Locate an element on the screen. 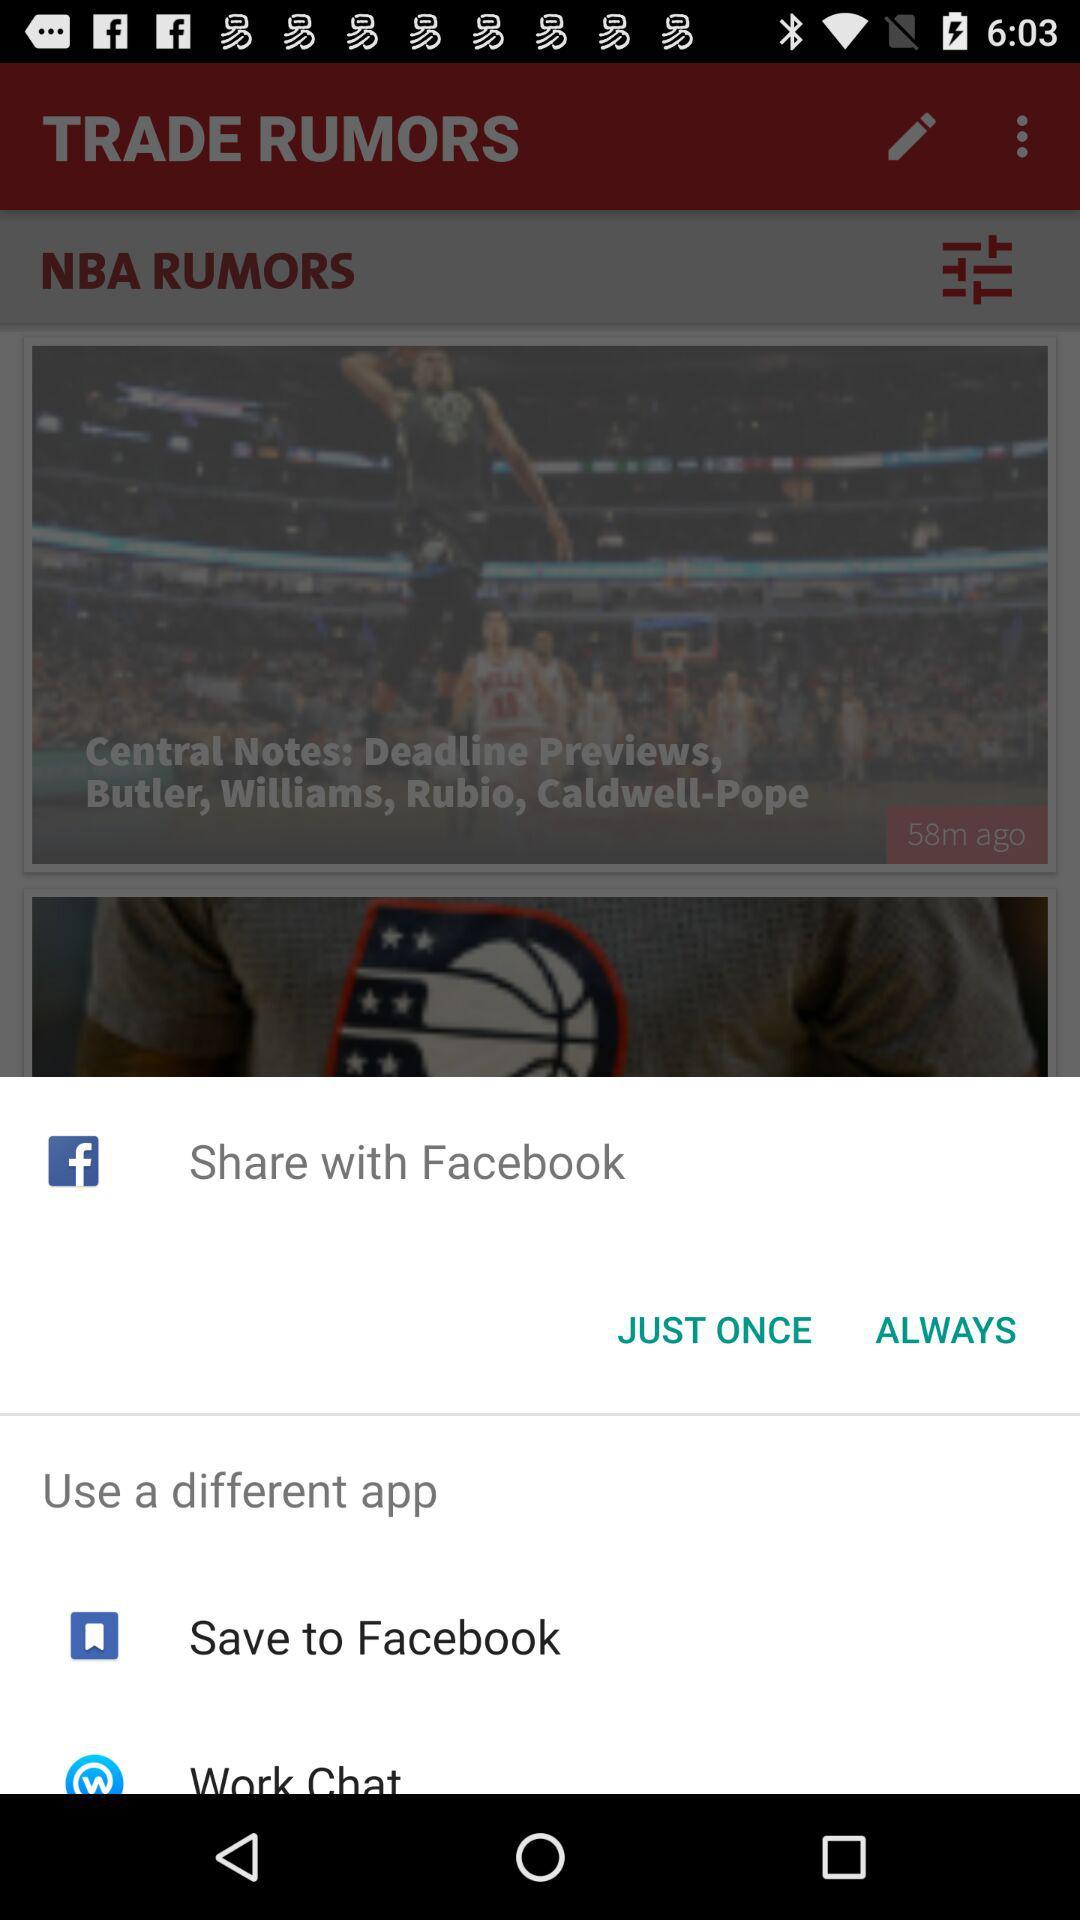 The height and width of the screenshot is (1920, 1080). the icon below use a different app is located at coordinates (374, 1636).